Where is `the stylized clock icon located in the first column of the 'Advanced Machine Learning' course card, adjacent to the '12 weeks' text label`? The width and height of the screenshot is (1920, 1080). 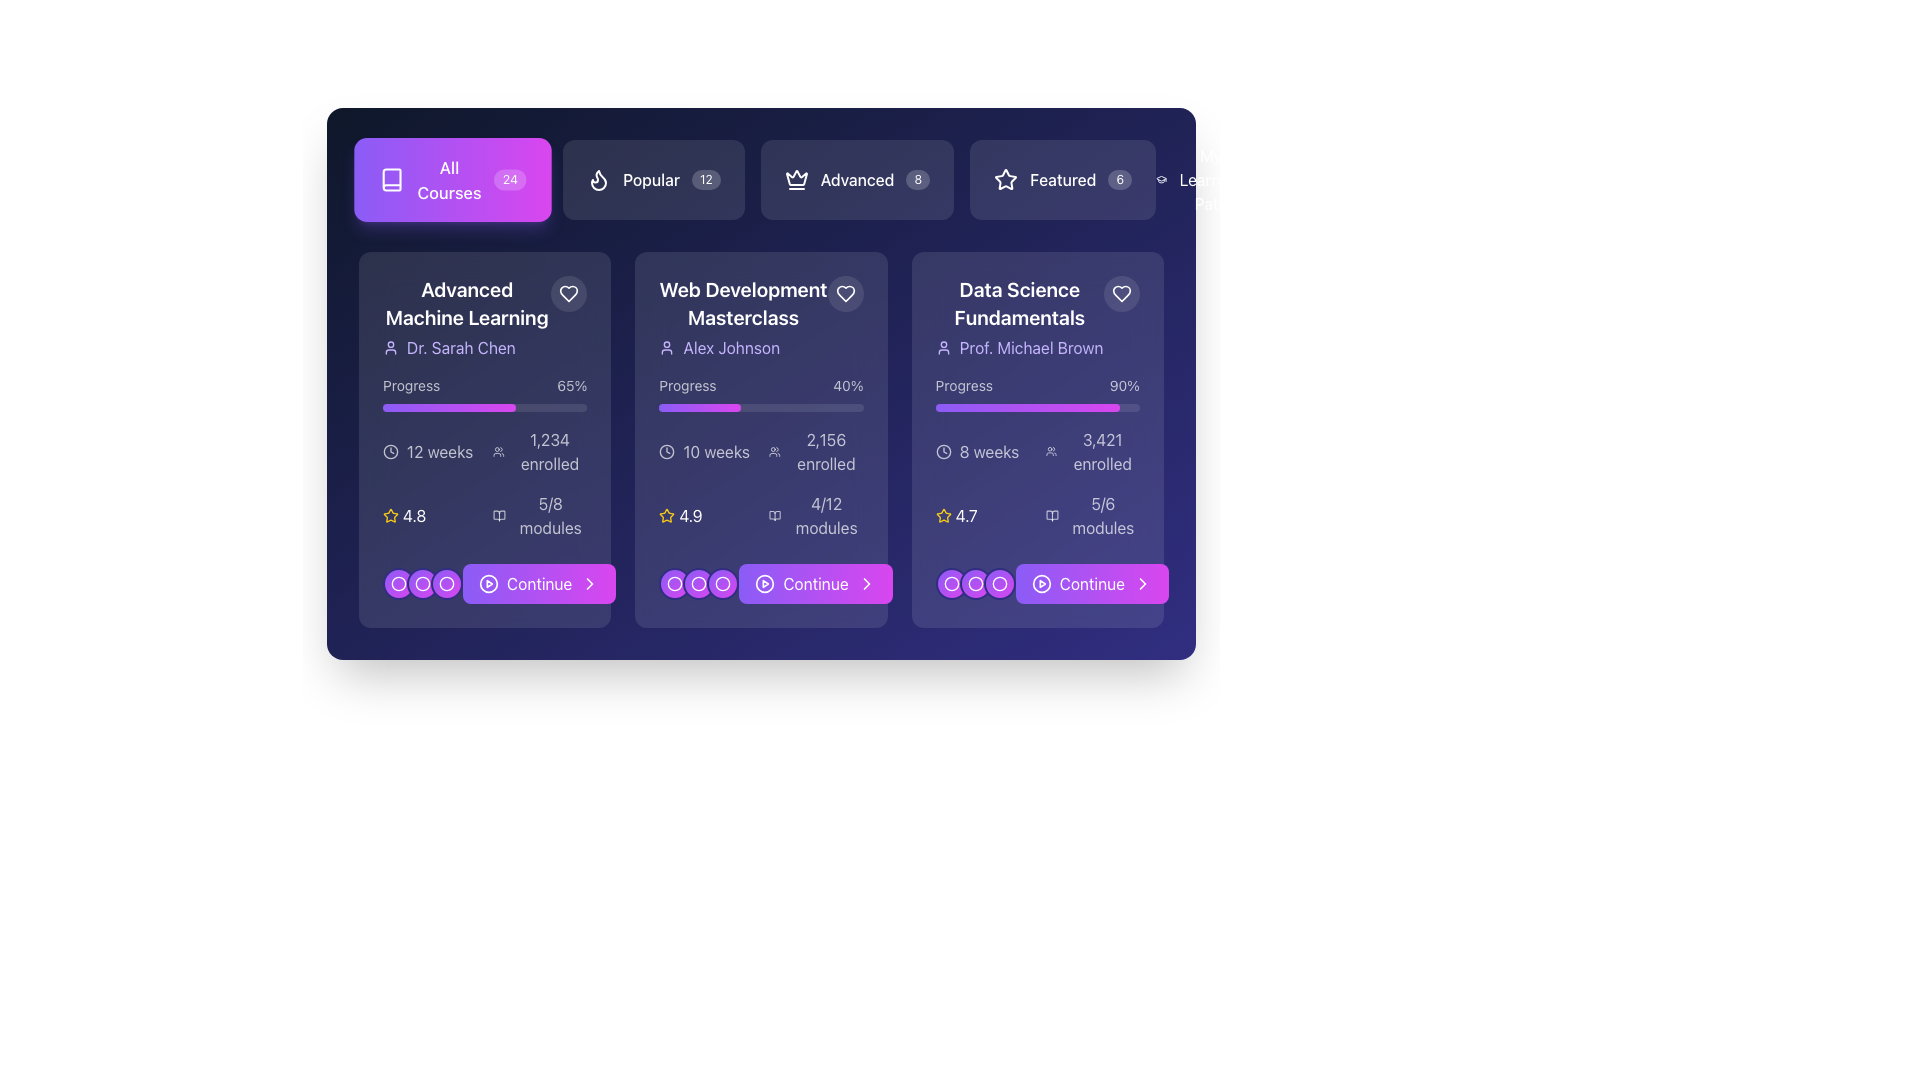
the stylized clock icon located in the first column of the 'Advanced Machine Learning' course card, adjacent to the '12 weeks' text label is located at coordinates (390, 451).